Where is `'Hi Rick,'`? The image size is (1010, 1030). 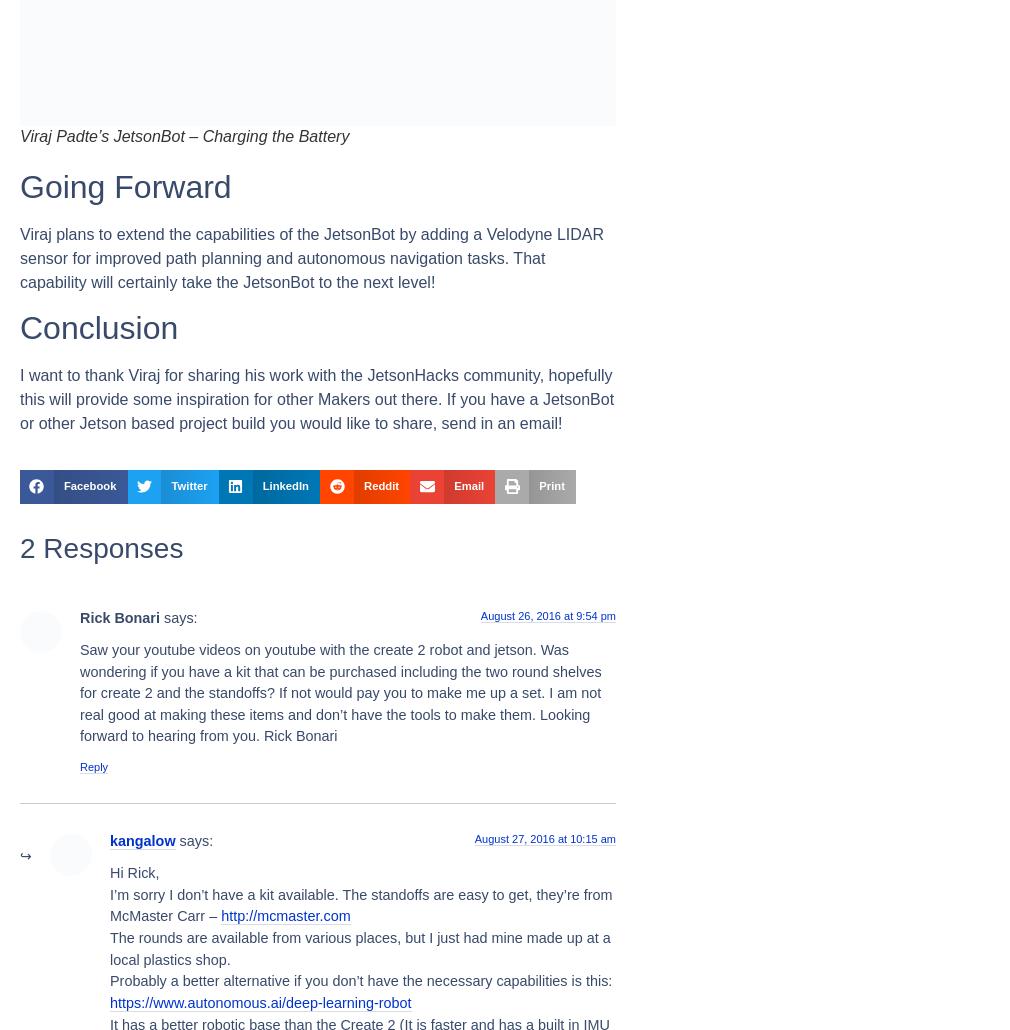
'Hi Rick,' is located at coordinates (133, 873).